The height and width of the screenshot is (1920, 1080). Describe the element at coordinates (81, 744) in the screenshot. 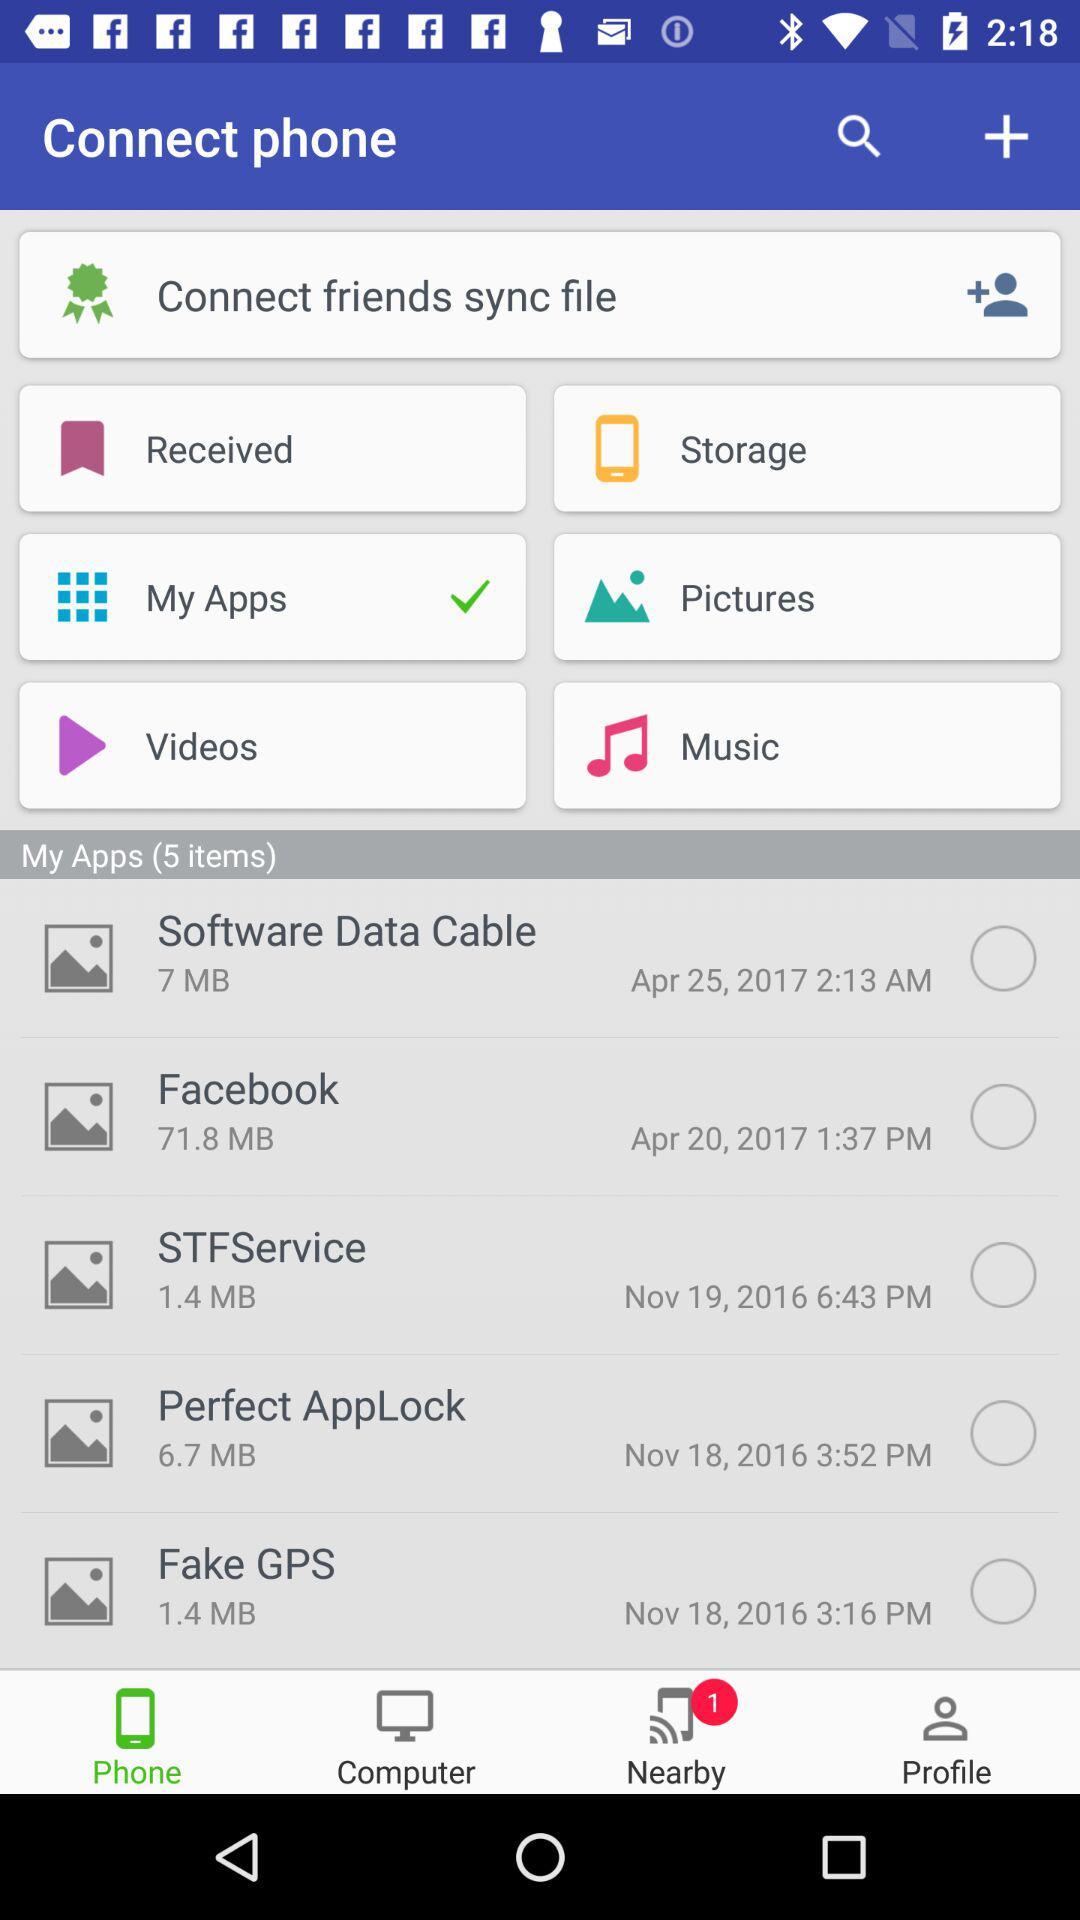

I see `app above my apps 5 item` at that location.